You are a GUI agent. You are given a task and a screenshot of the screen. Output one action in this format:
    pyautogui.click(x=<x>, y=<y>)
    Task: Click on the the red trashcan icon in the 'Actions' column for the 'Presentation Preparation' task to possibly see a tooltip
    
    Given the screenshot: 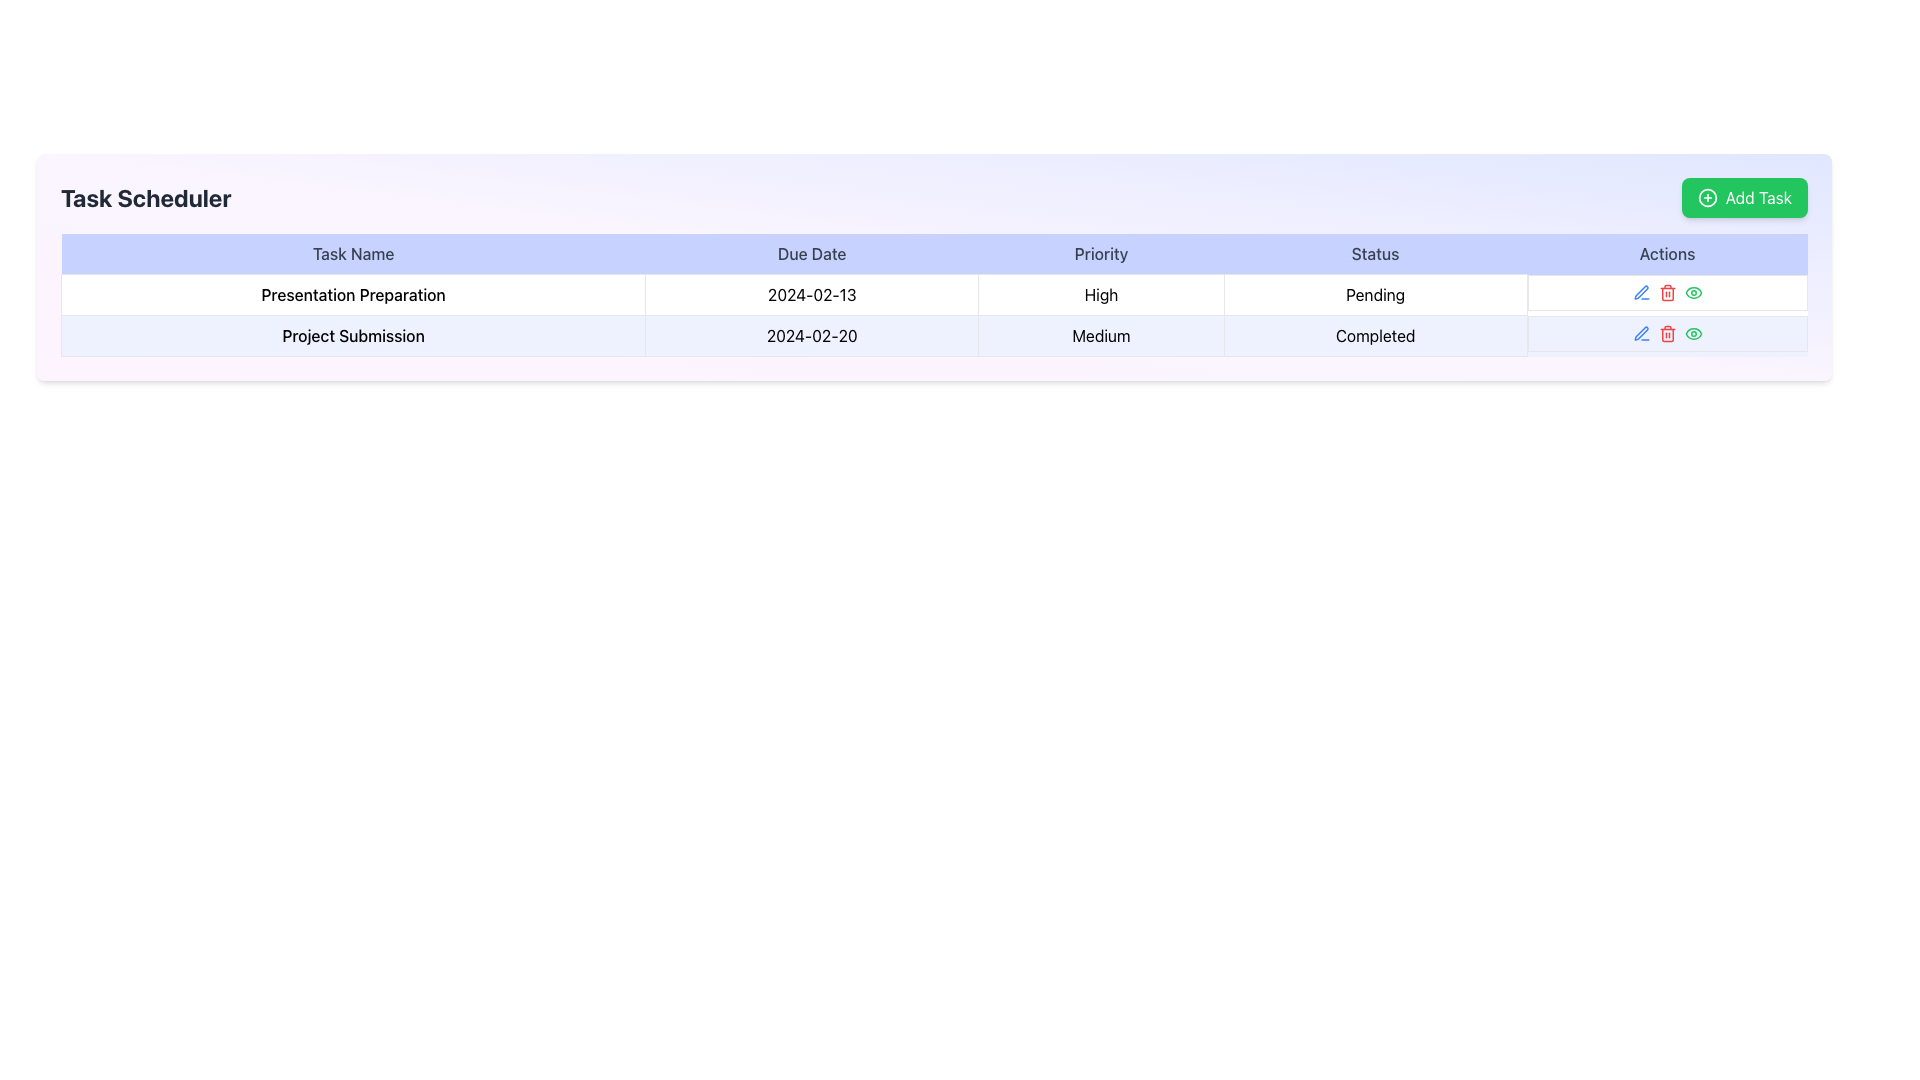 What is the action you would take?
    pyautogui.click(x=1667, y=292)
    